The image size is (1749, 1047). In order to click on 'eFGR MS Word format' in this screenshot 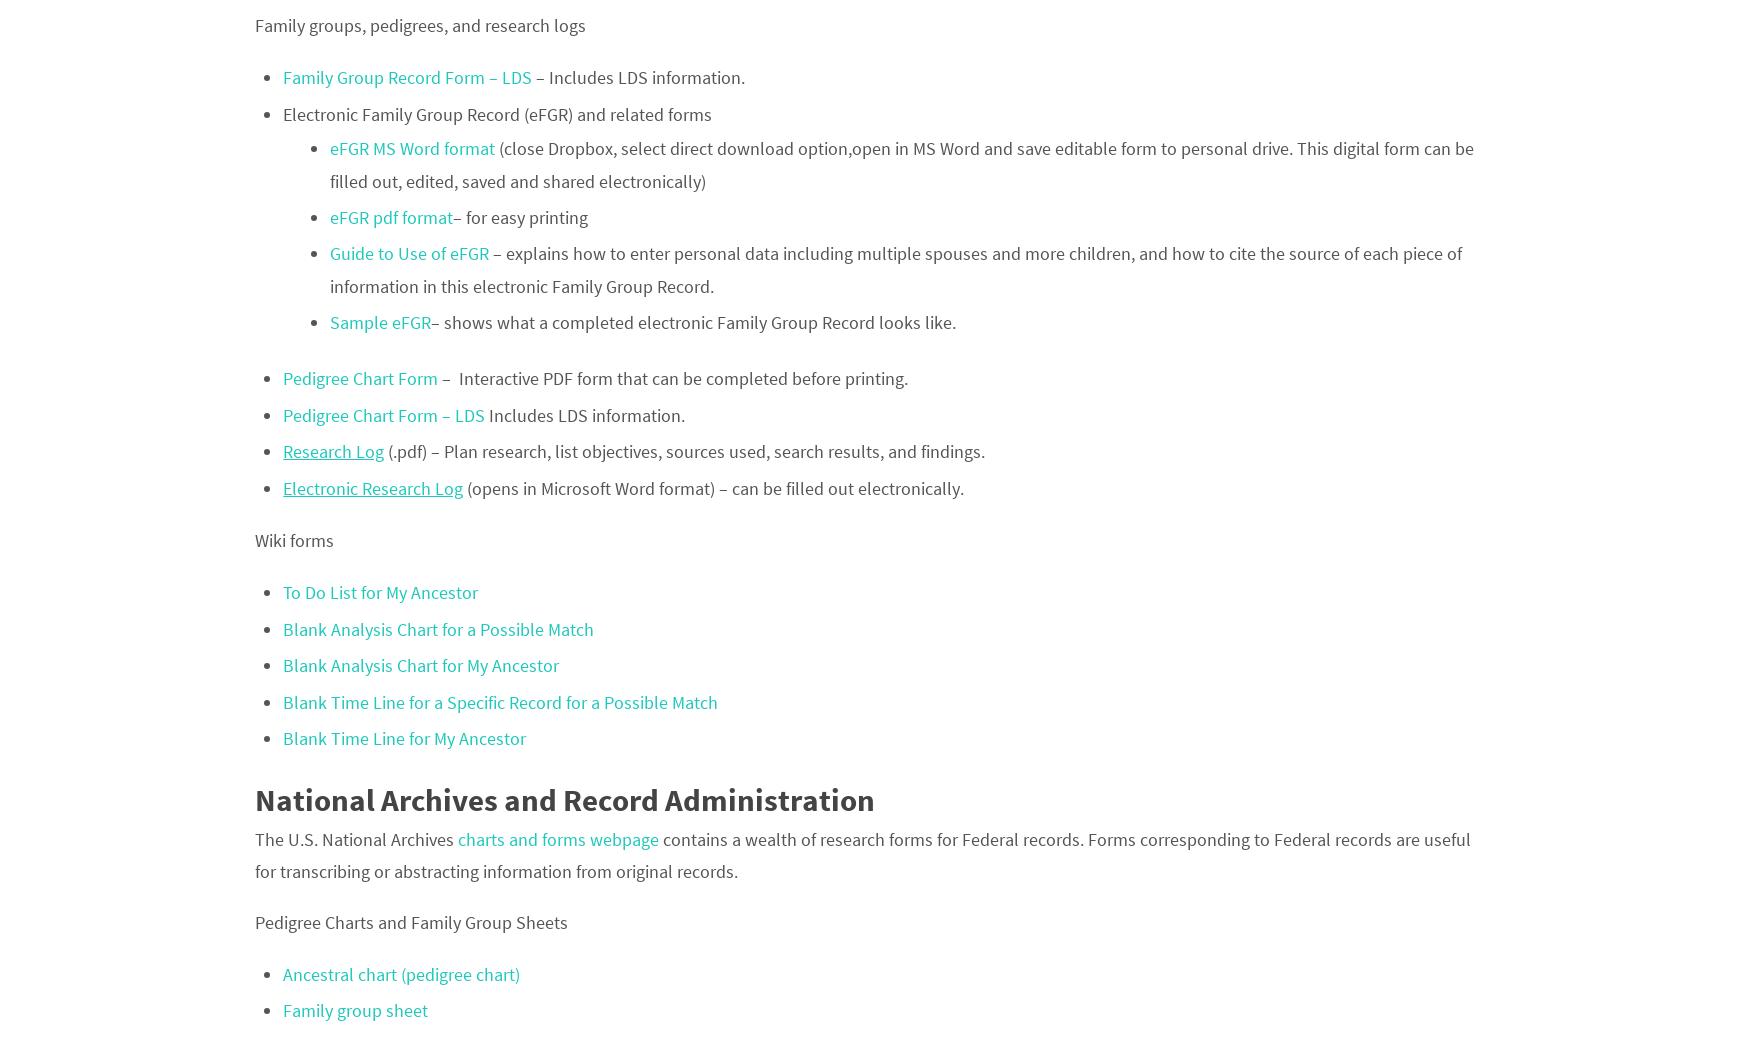, I will do `click(411, 148)`.